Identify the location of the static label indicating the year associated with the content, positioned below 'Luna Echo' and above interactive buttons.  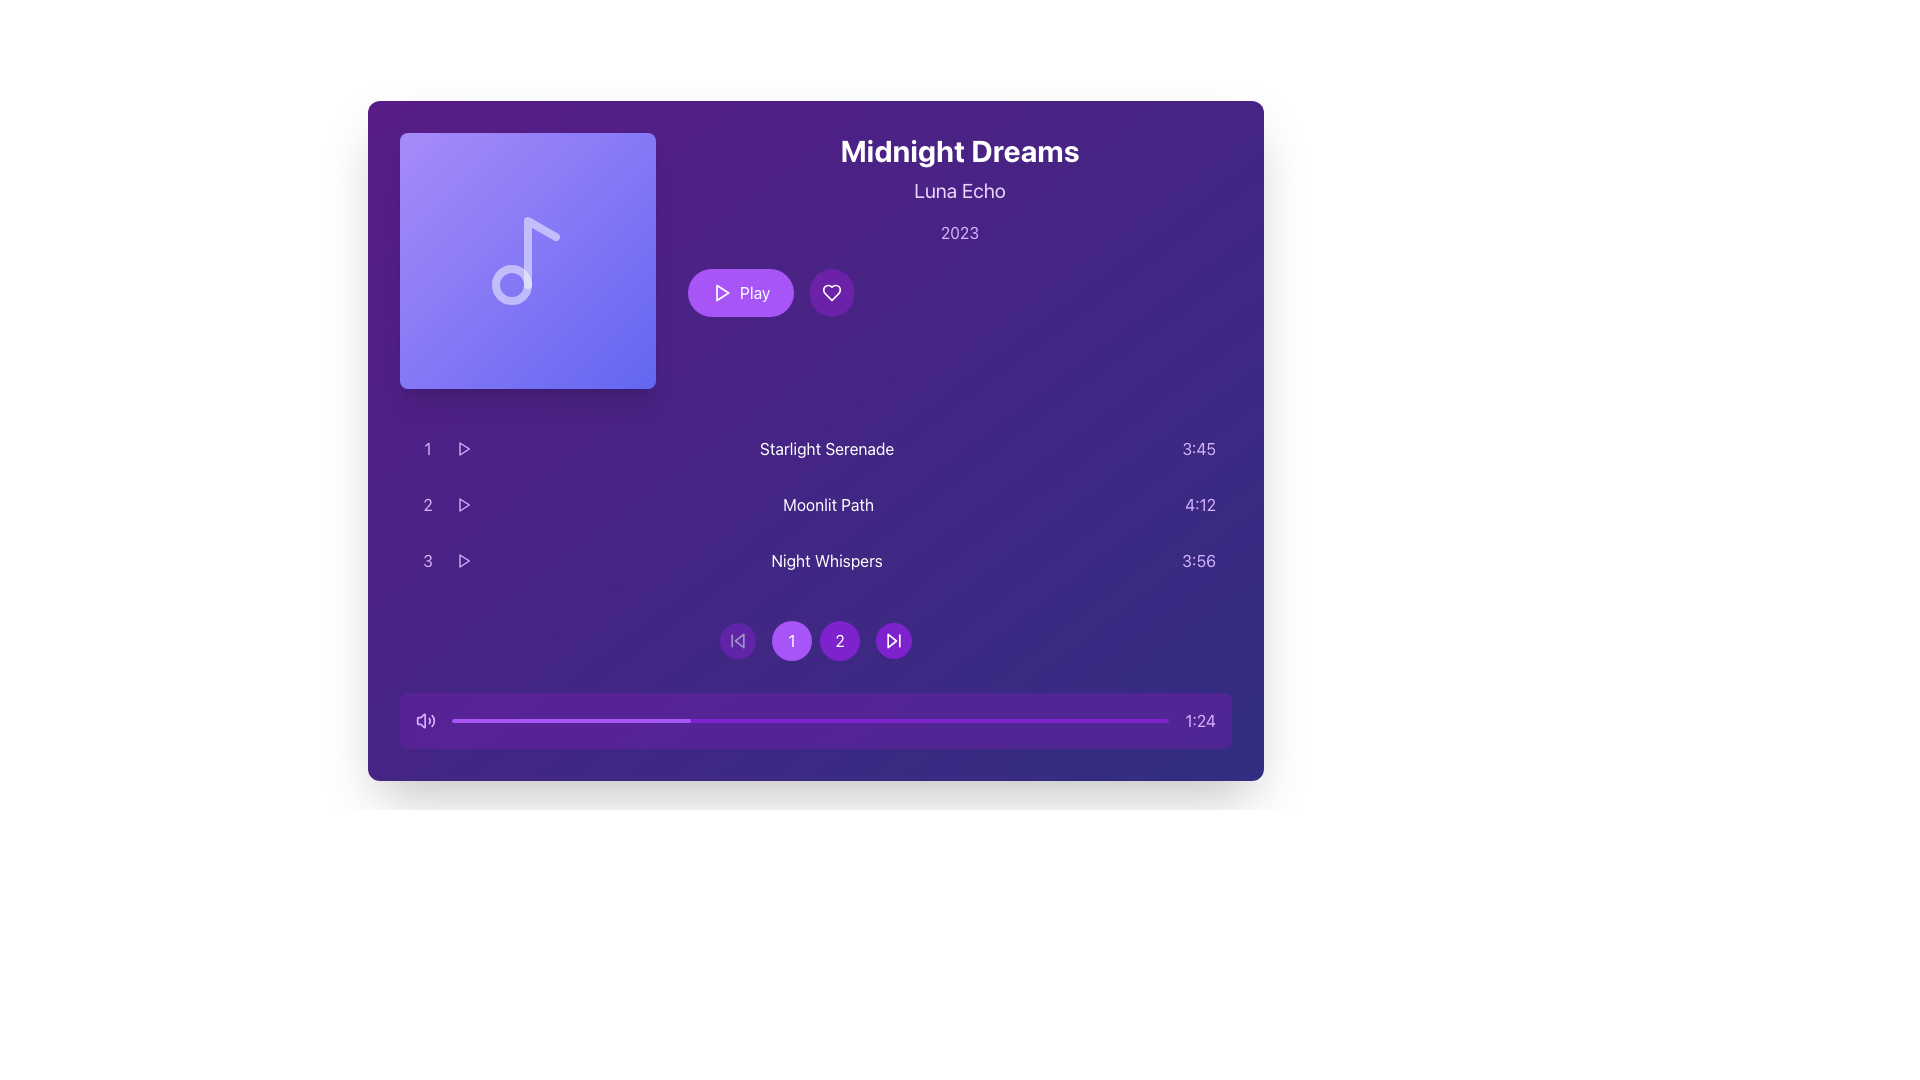
(960, 231).